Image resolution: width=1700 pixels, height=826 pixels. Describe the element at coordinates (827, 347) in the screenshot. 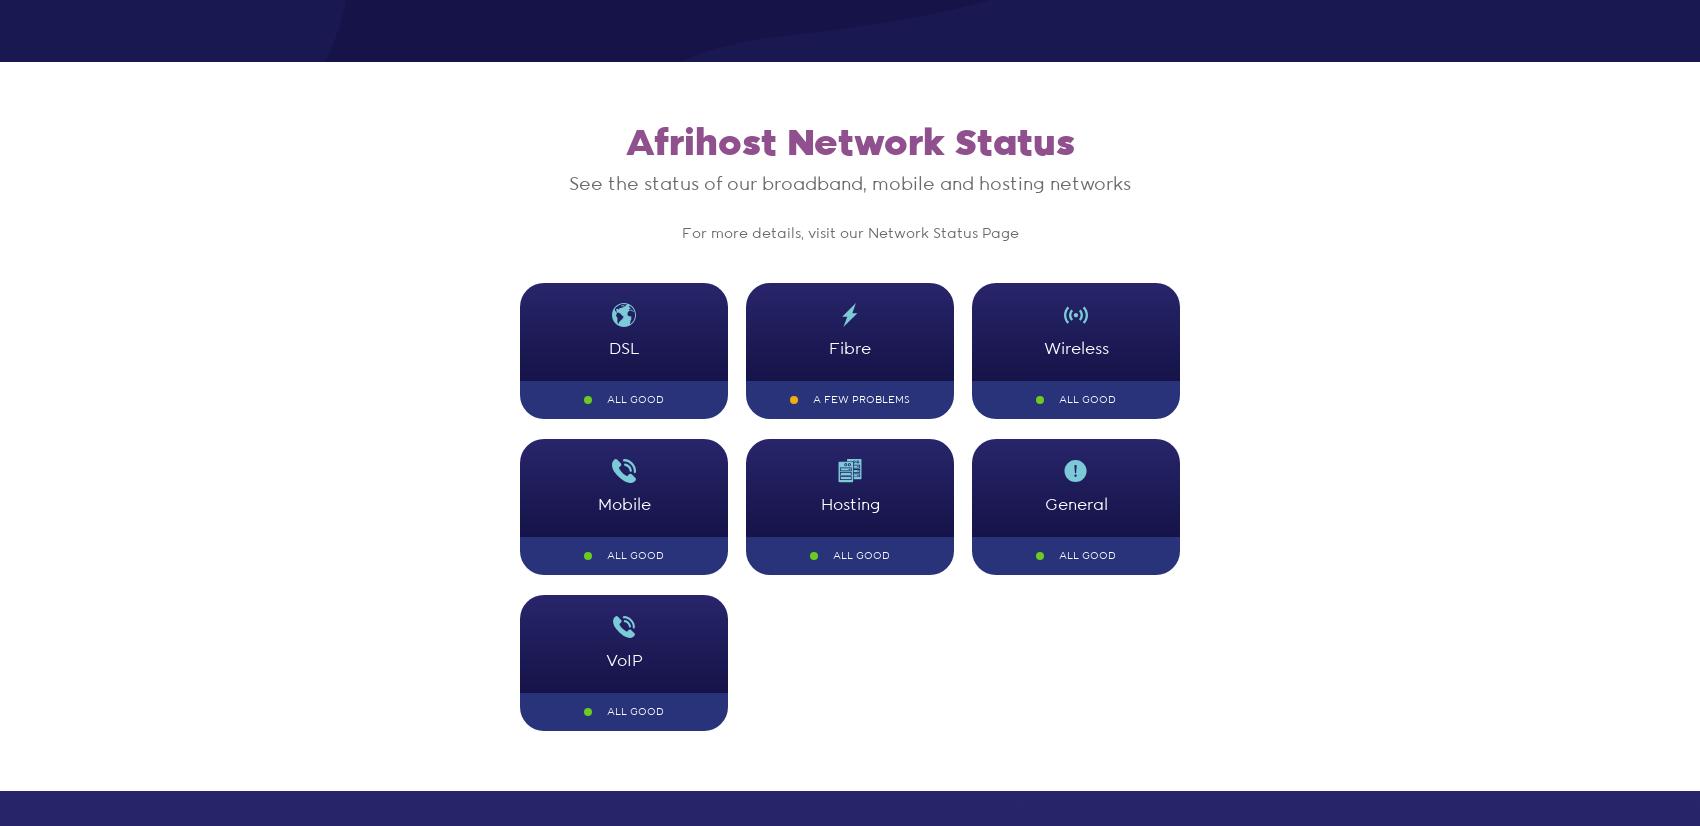

I see `'Fibre'` at that location.